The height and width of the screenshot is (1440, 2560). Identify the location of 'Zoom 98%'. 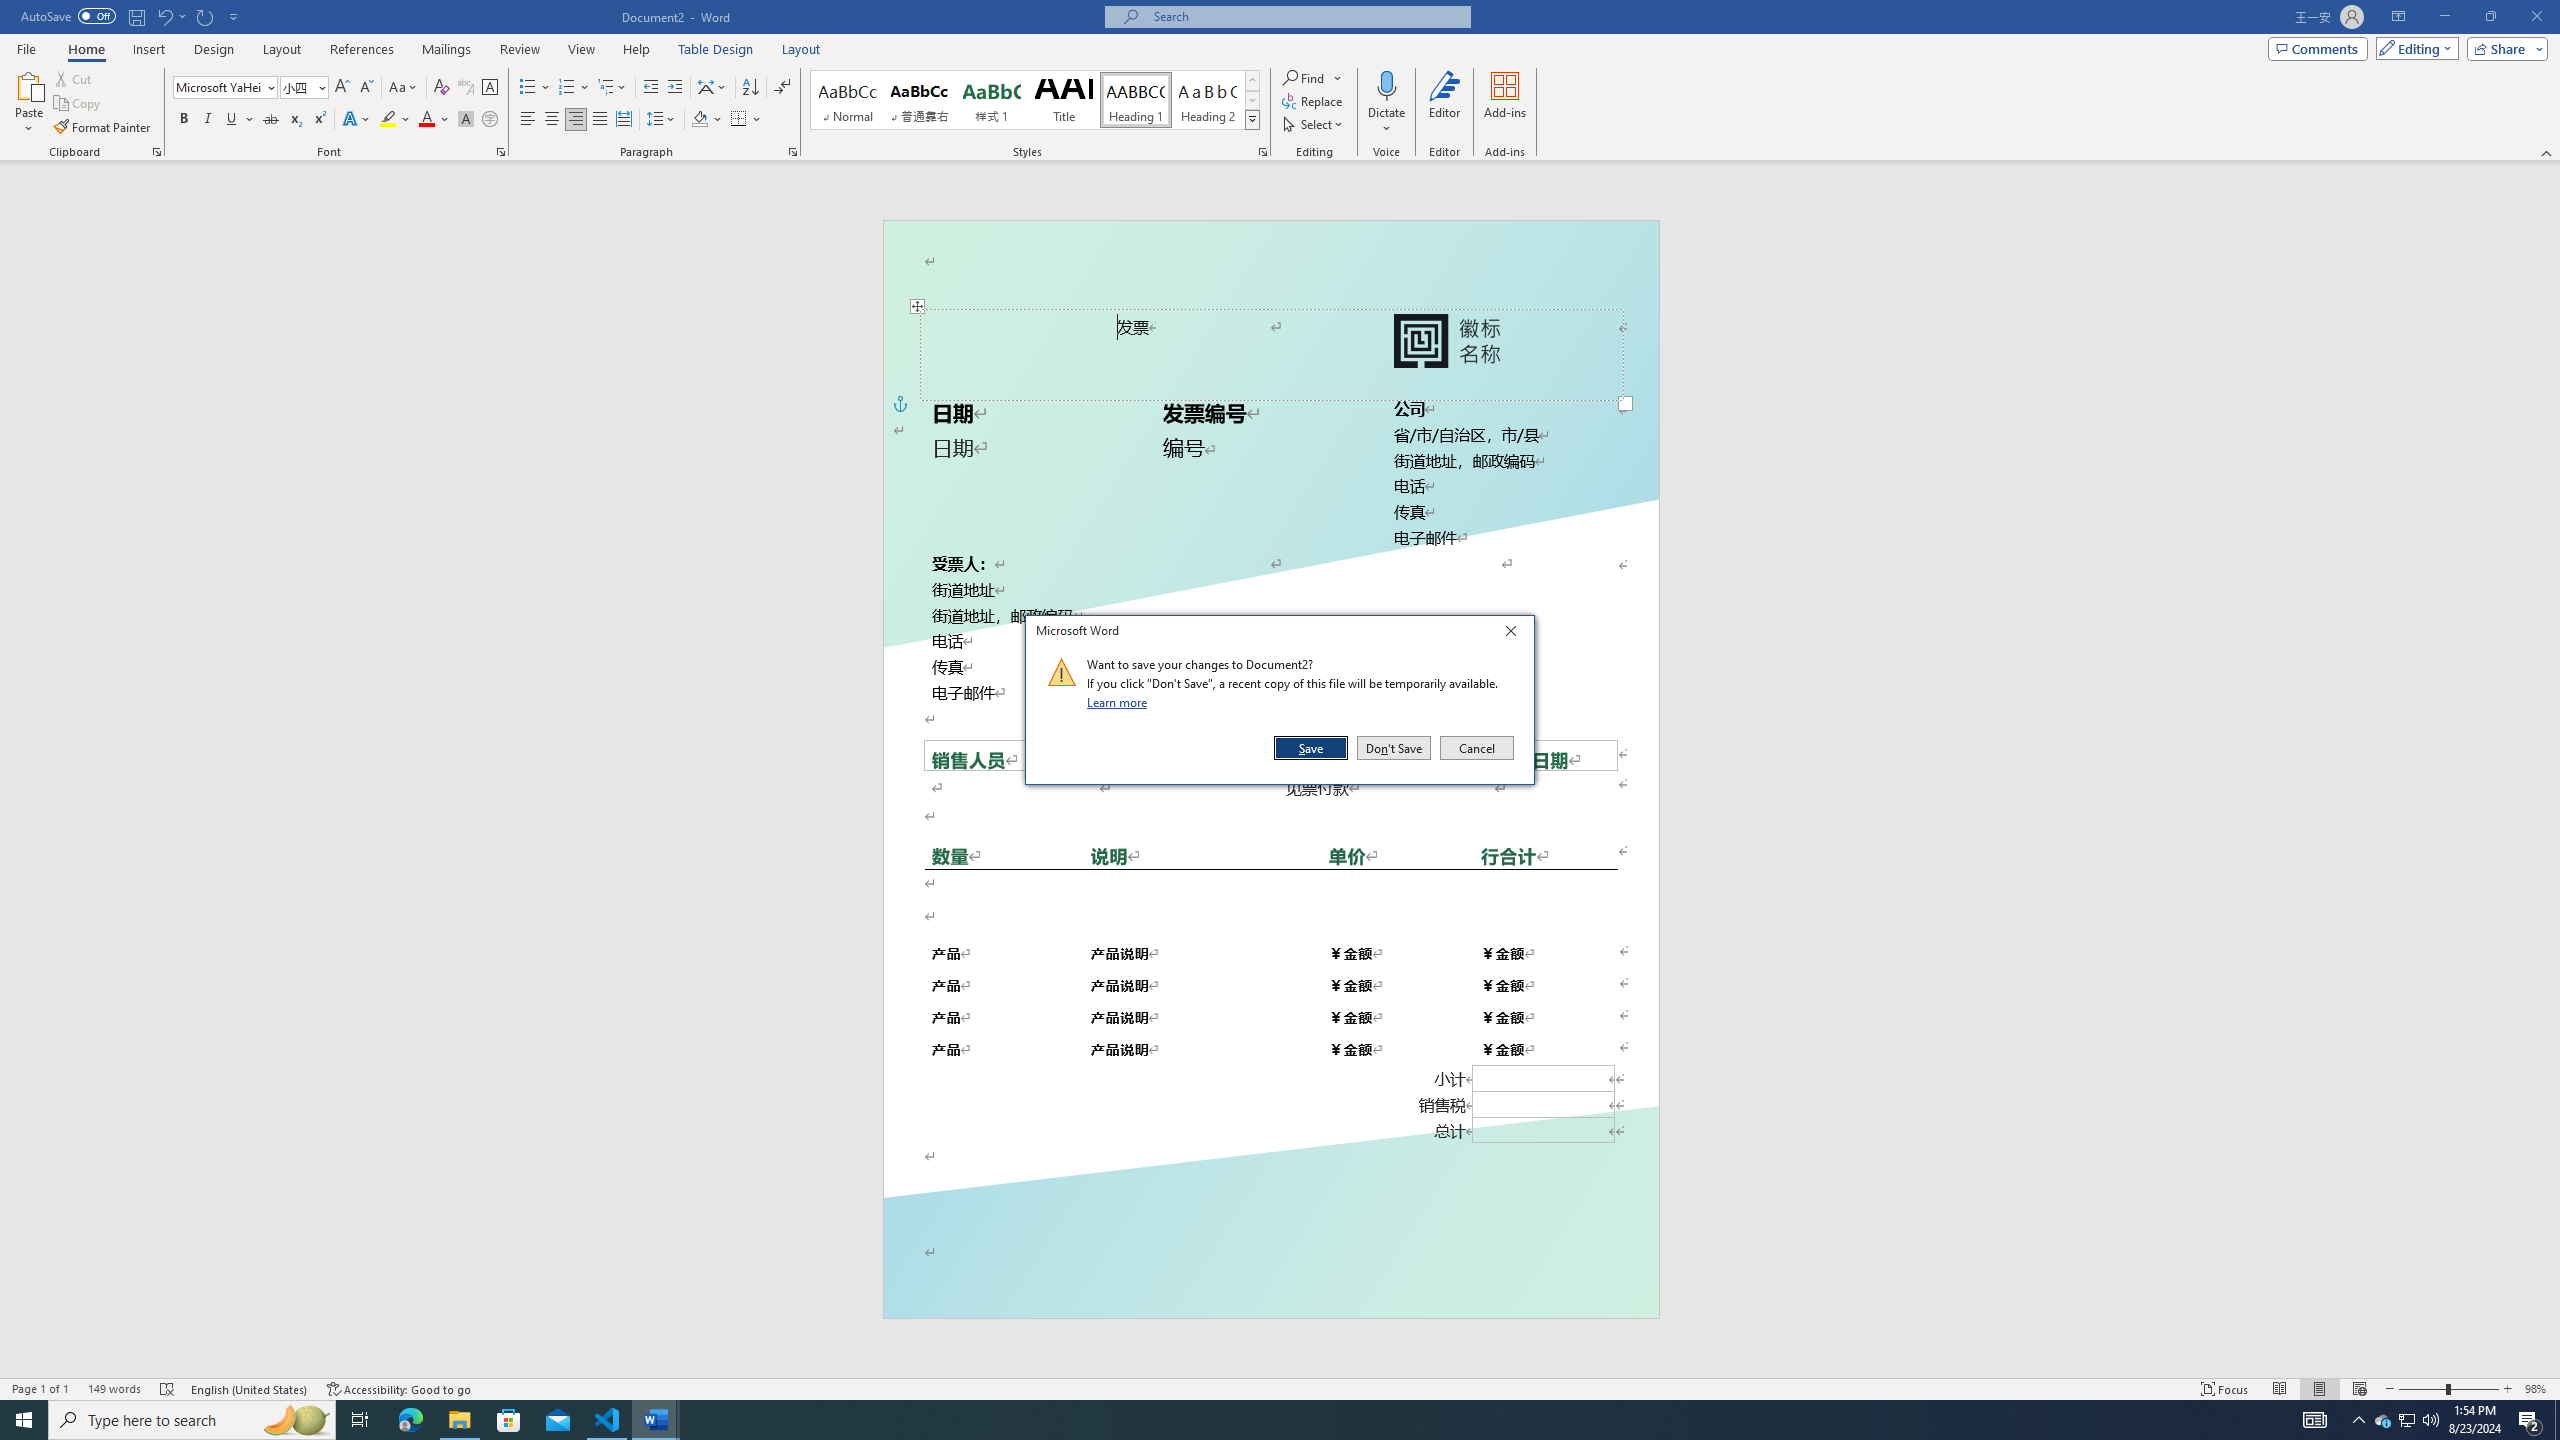
(2537, 1389).